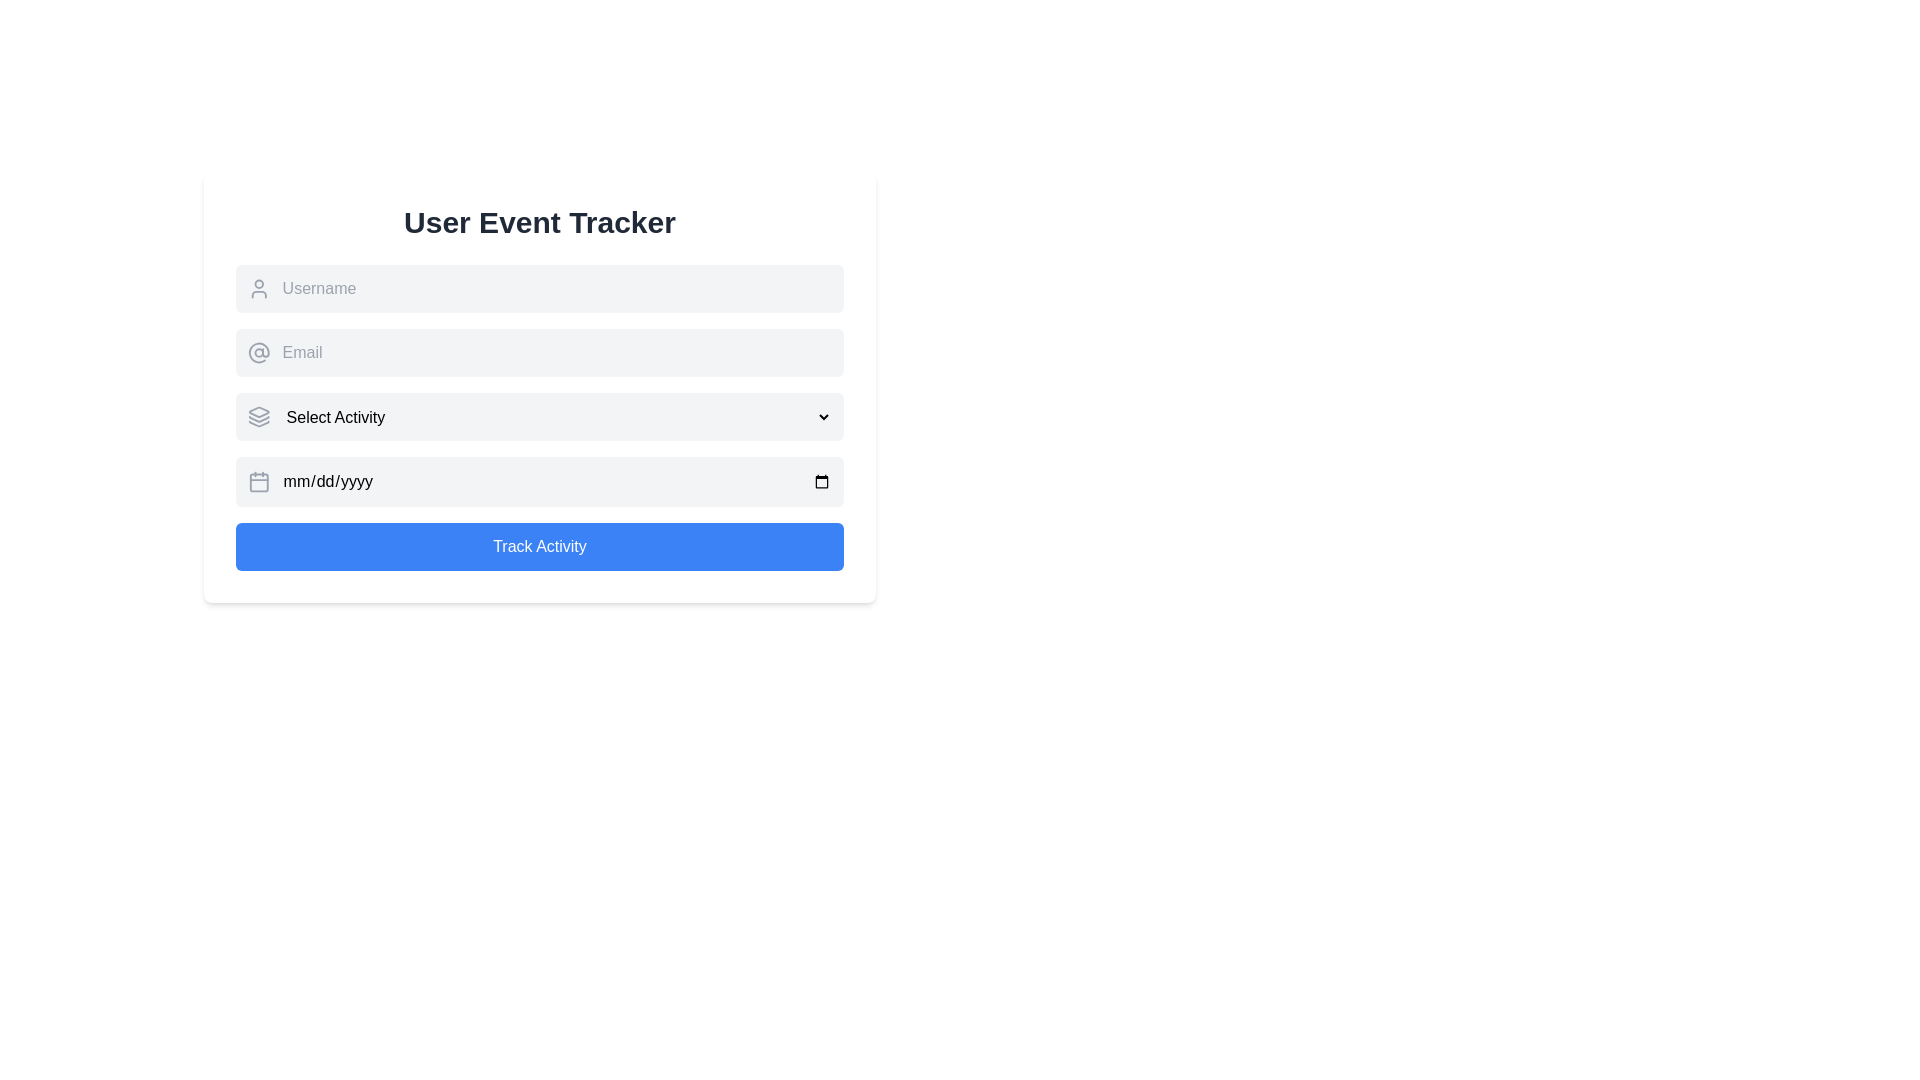  Describe the element at coordinates (258, 418) in the screenshot. I see `the middle layer of the icon depicting stacked layers, which has a triangular, wave-like shape with a gray outline and no fill, located to the left of the 'Select Activity' section of a form` at that location.